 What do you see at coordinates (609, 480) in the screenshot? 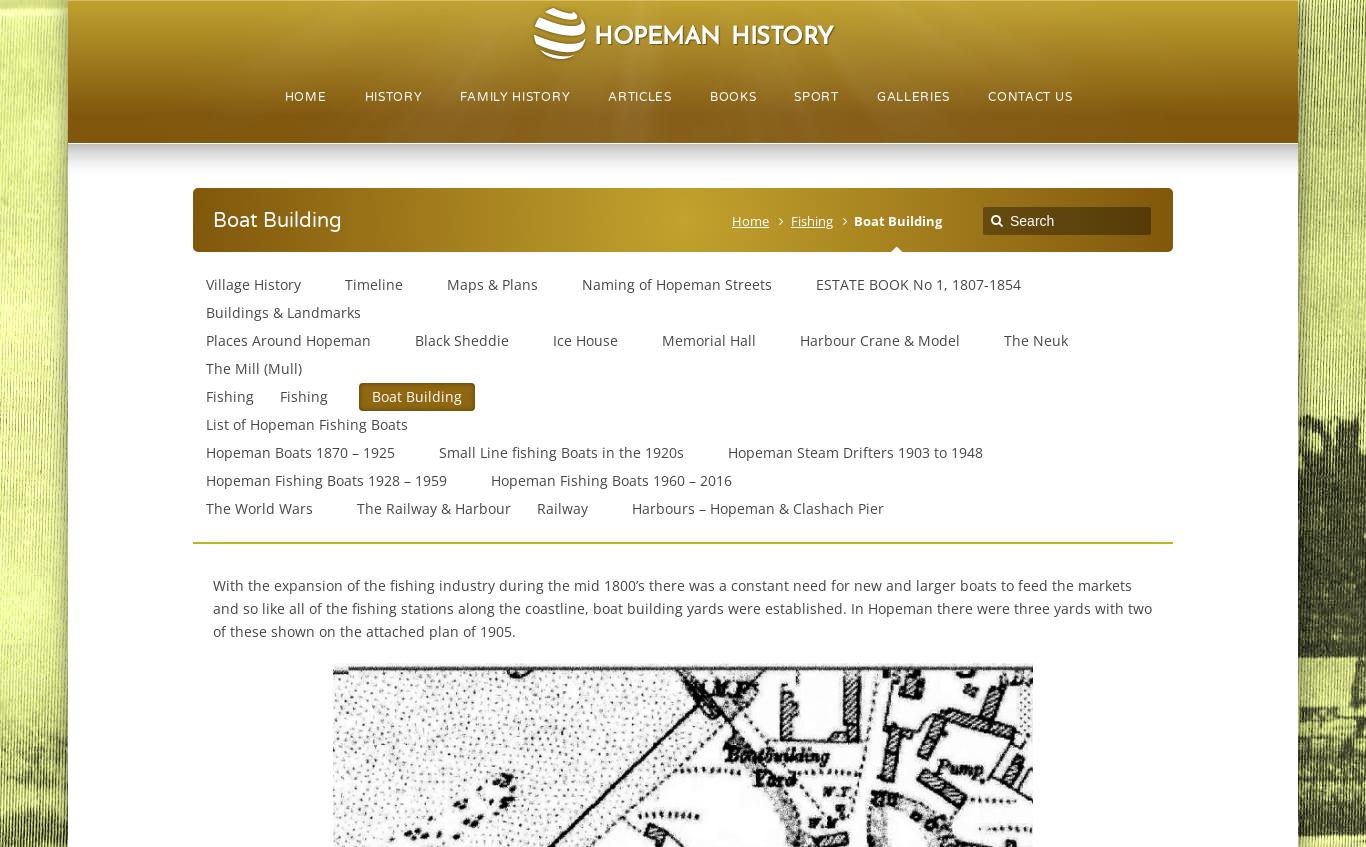
I see `'Hopeman Fishing Boats 1960 – 2016'` at bounding box center [609, 480].